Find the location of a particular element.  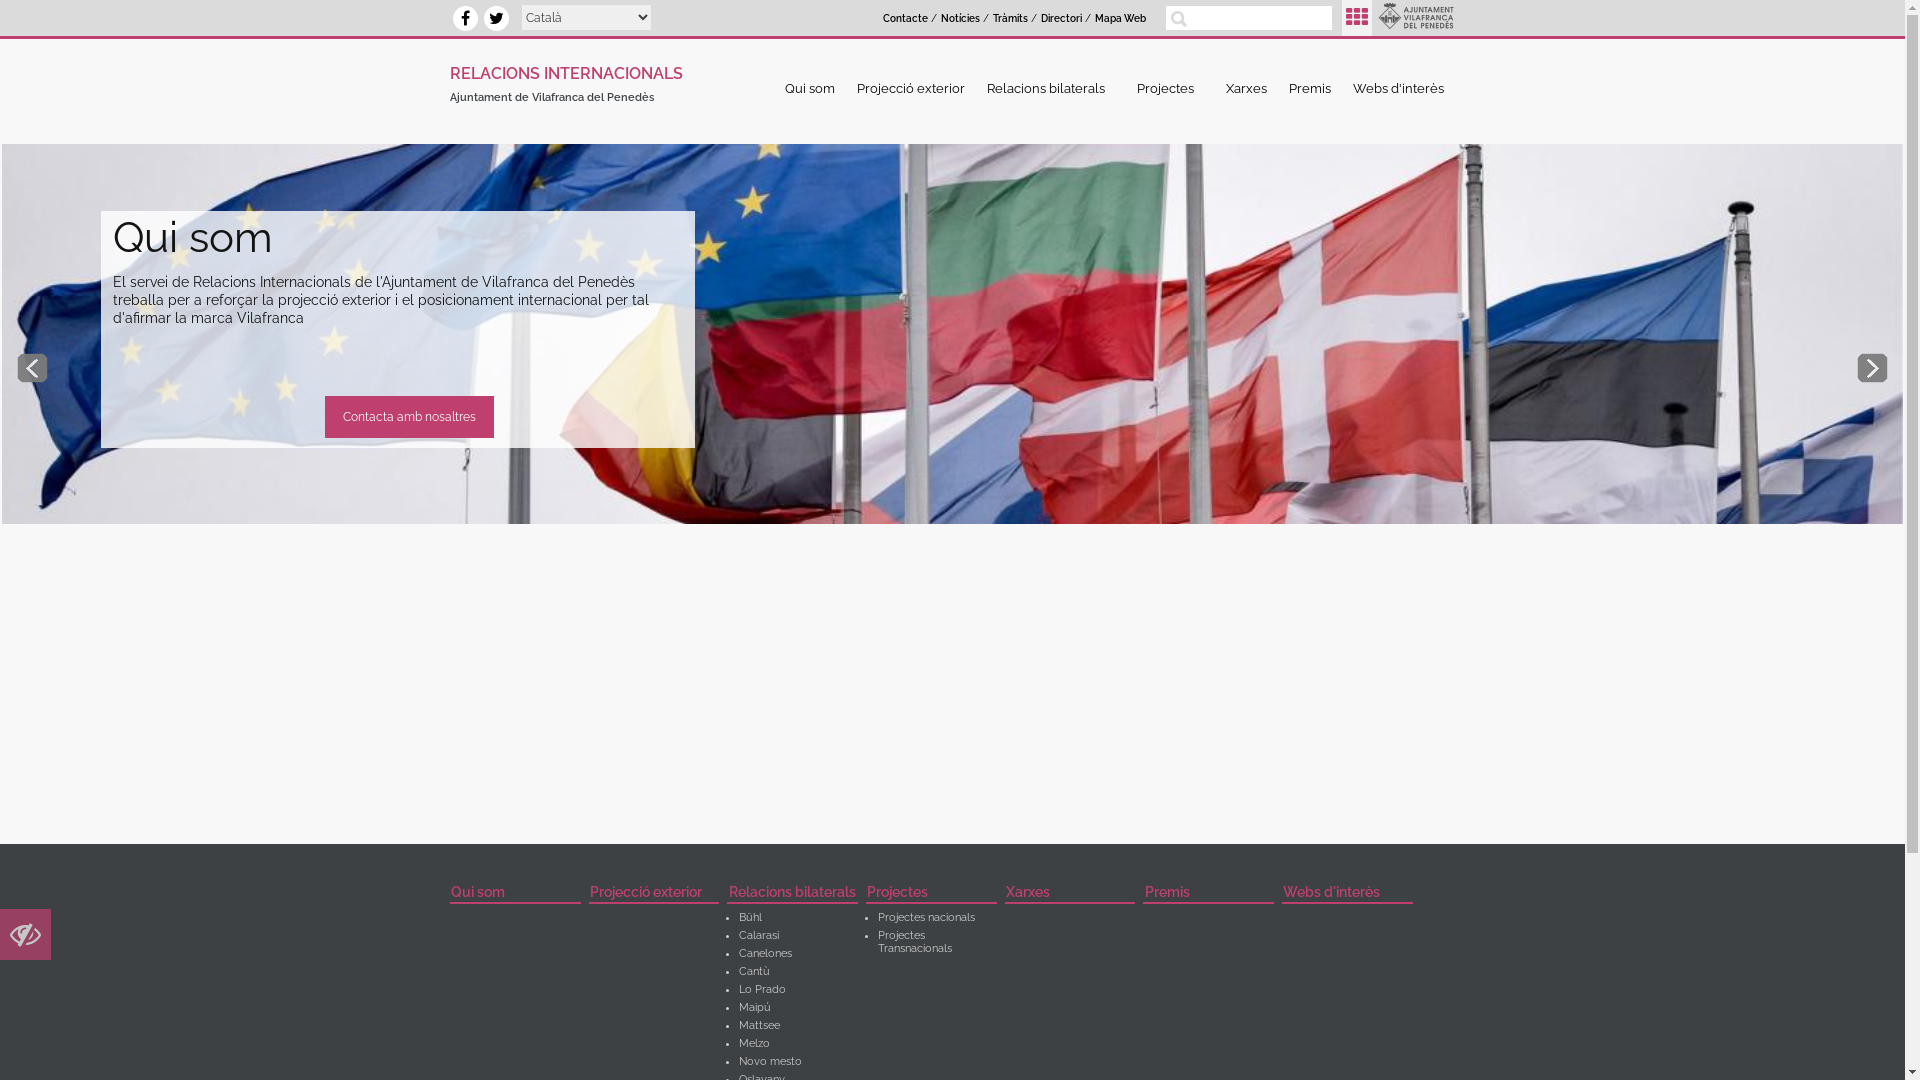

'Directori' is located at coordinates (1060, 19).